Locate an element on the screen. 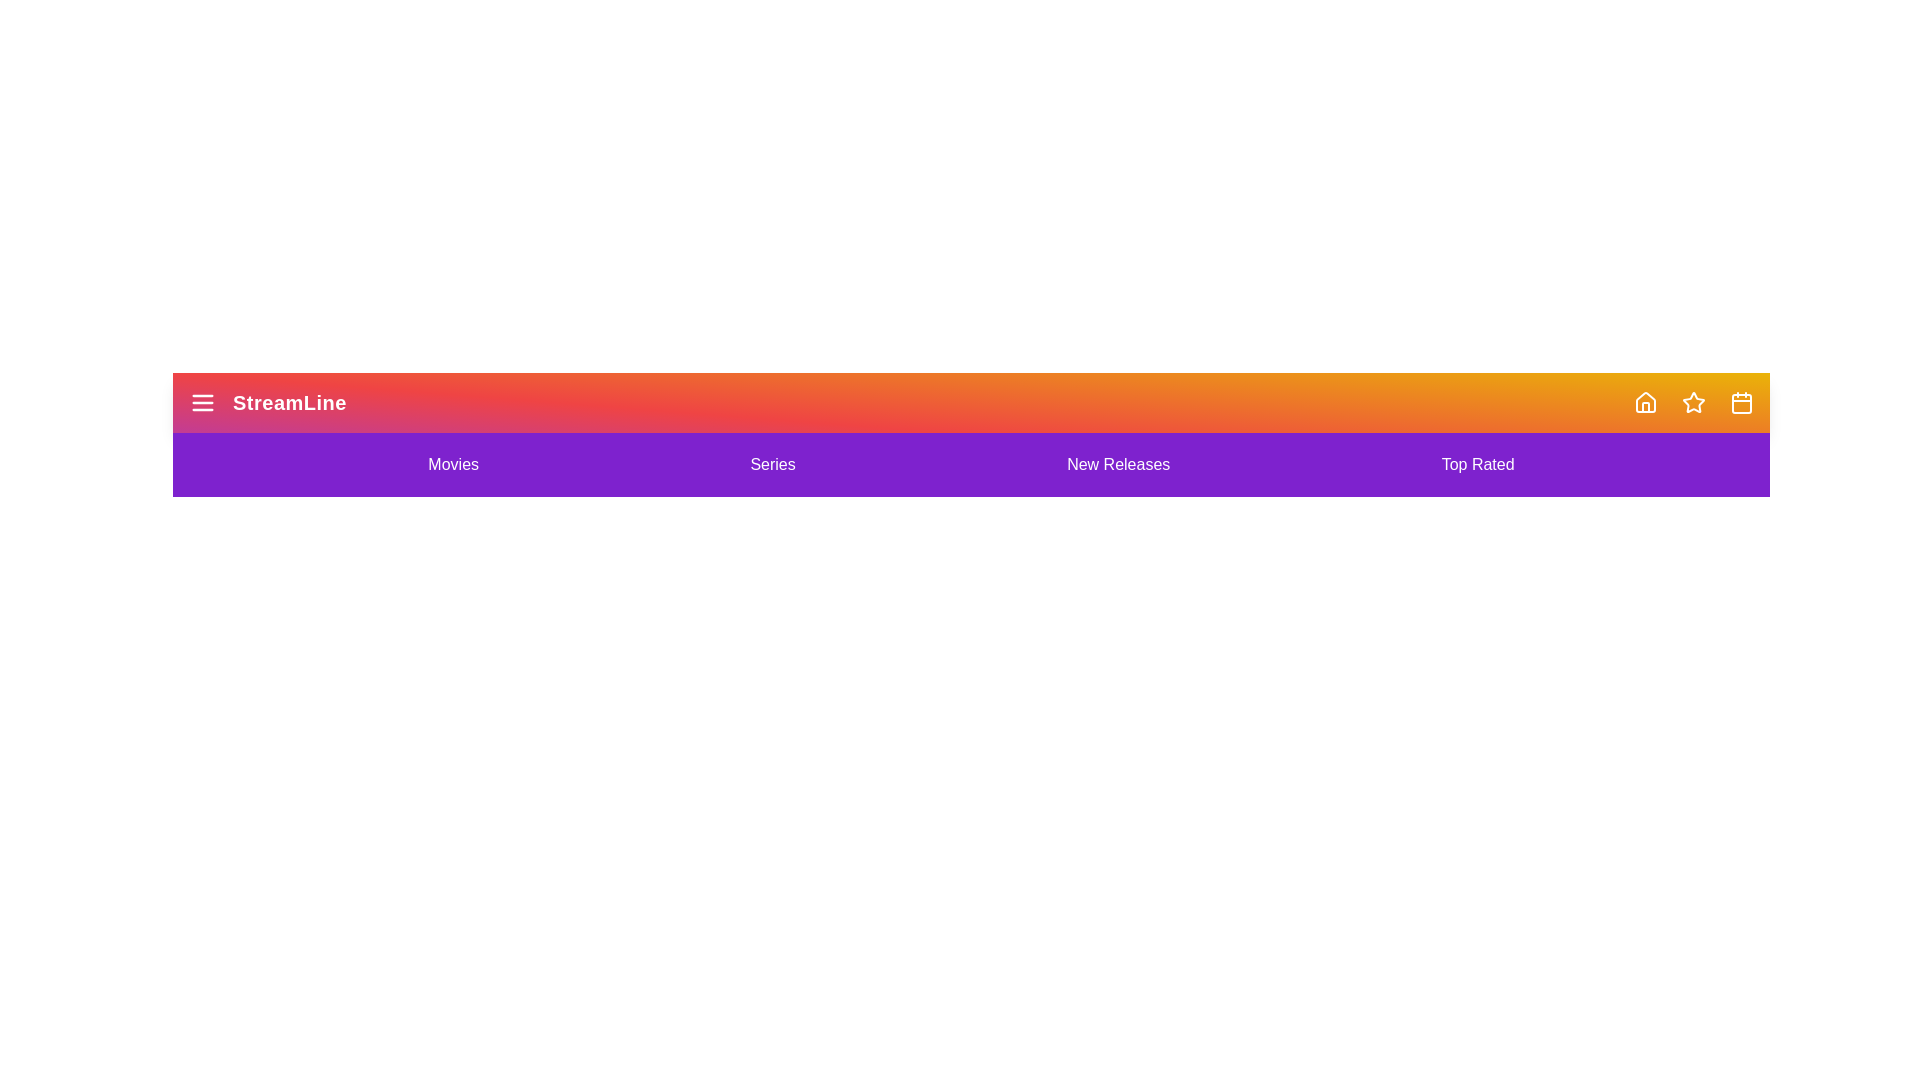 The image size is (1920, 1080). the navigation icon corresponding to Calendar is located at coordinates (1741, 402).